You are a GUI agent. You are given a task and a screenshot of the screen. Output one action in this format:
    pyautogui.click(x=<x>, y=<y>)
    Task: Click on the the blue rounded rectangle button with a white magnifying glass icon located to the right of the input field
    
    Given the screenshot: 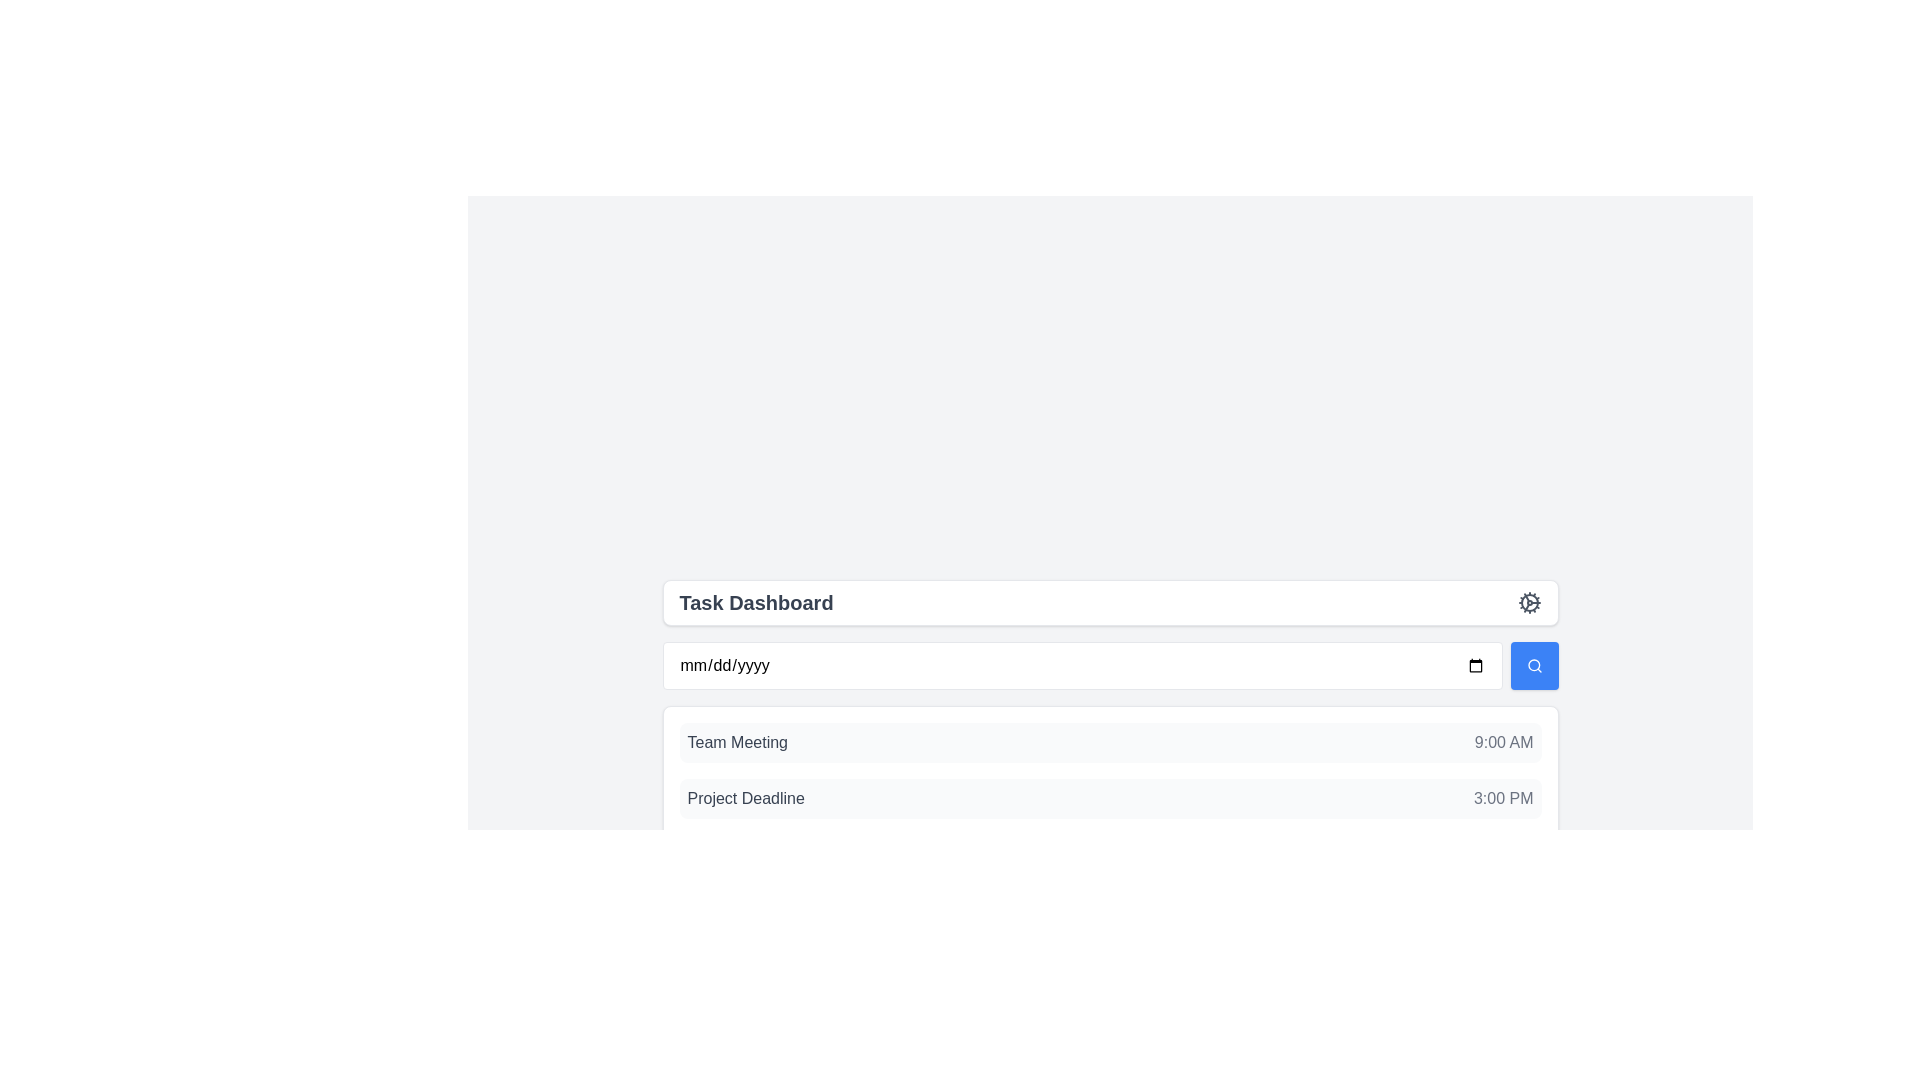 What is the action you would take?
    pyautogui.click(x=1533, y=666)
    